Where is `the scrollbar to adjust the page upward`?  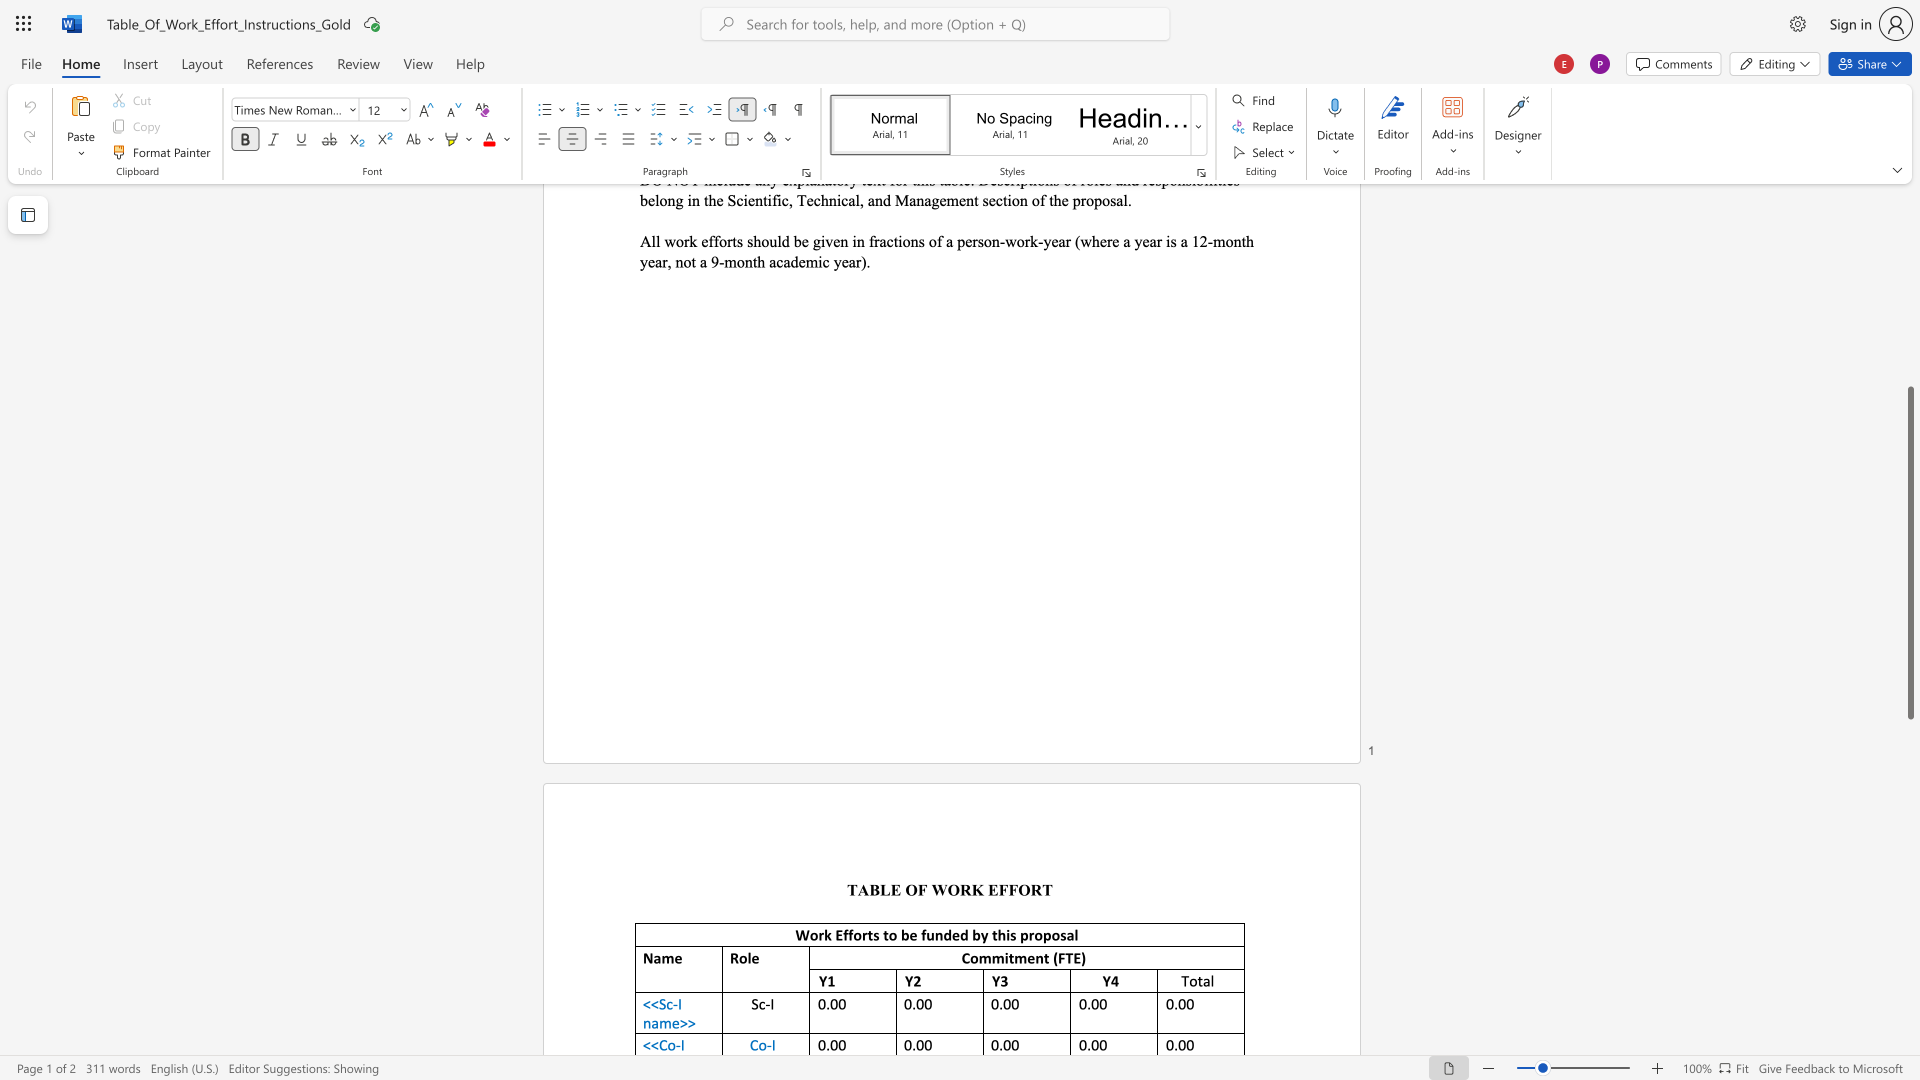 the scrollbar to adjust the page upward is located at coordinates (1909, 209).